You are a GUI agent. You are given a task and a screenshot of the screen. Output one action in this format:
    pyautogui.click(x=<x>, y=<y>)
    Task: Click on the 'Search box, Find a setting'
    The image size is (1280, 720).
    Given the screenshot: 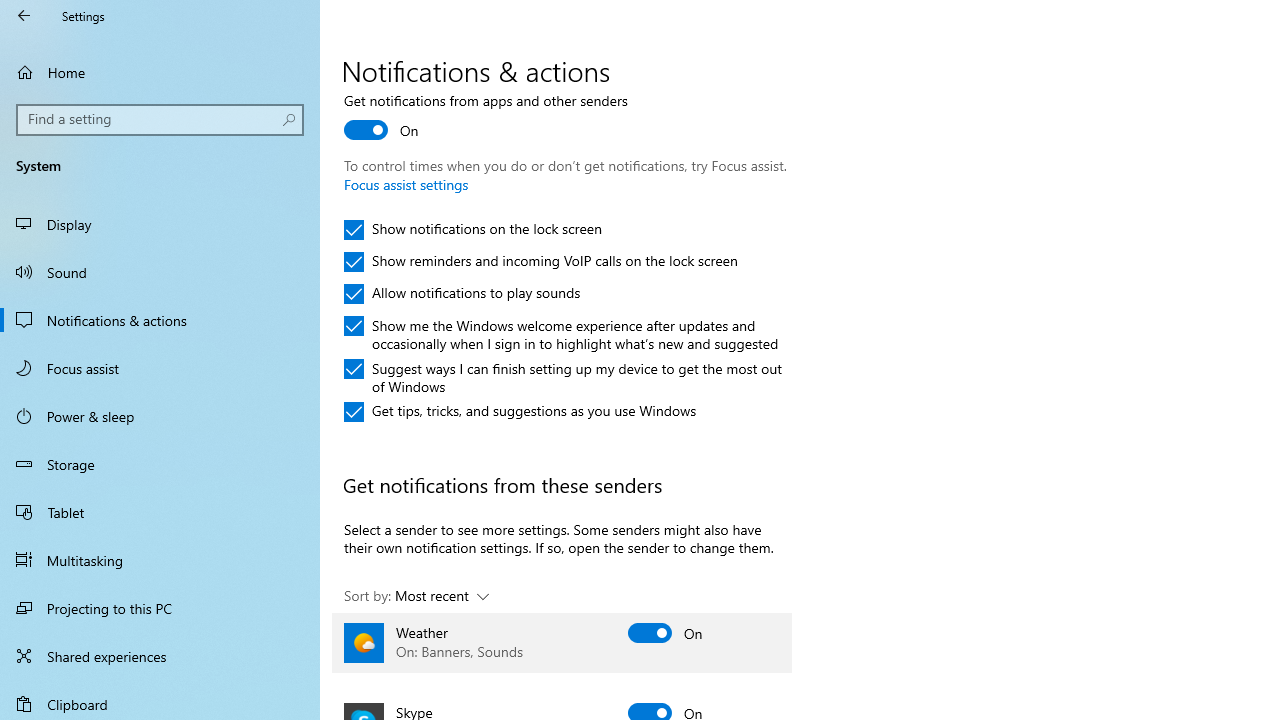 What is the action you would take?
    pyautogui.click(x=160, y=119)
    